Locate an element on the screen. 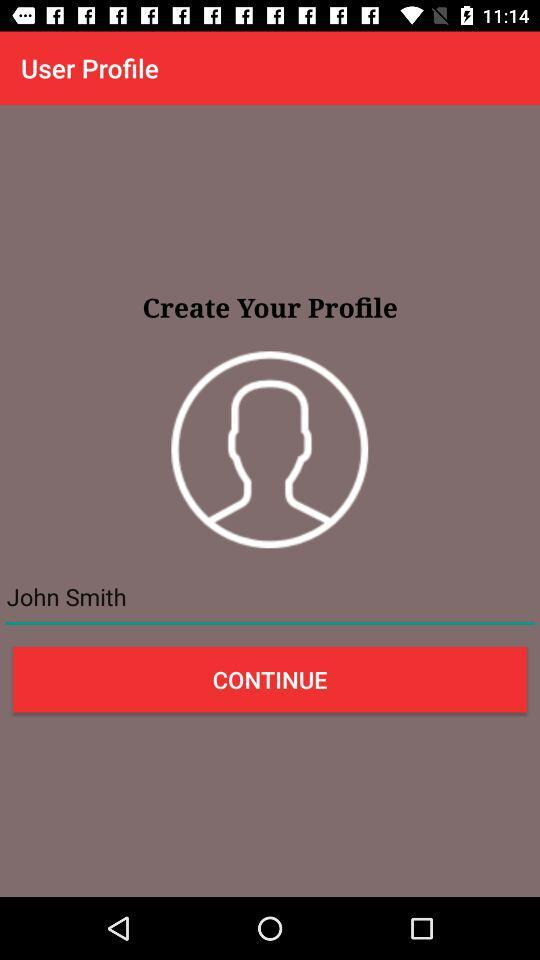 The height and width of the screenshot is (960, 540). the item below the create your profile item is located at coordinates (269, 449).